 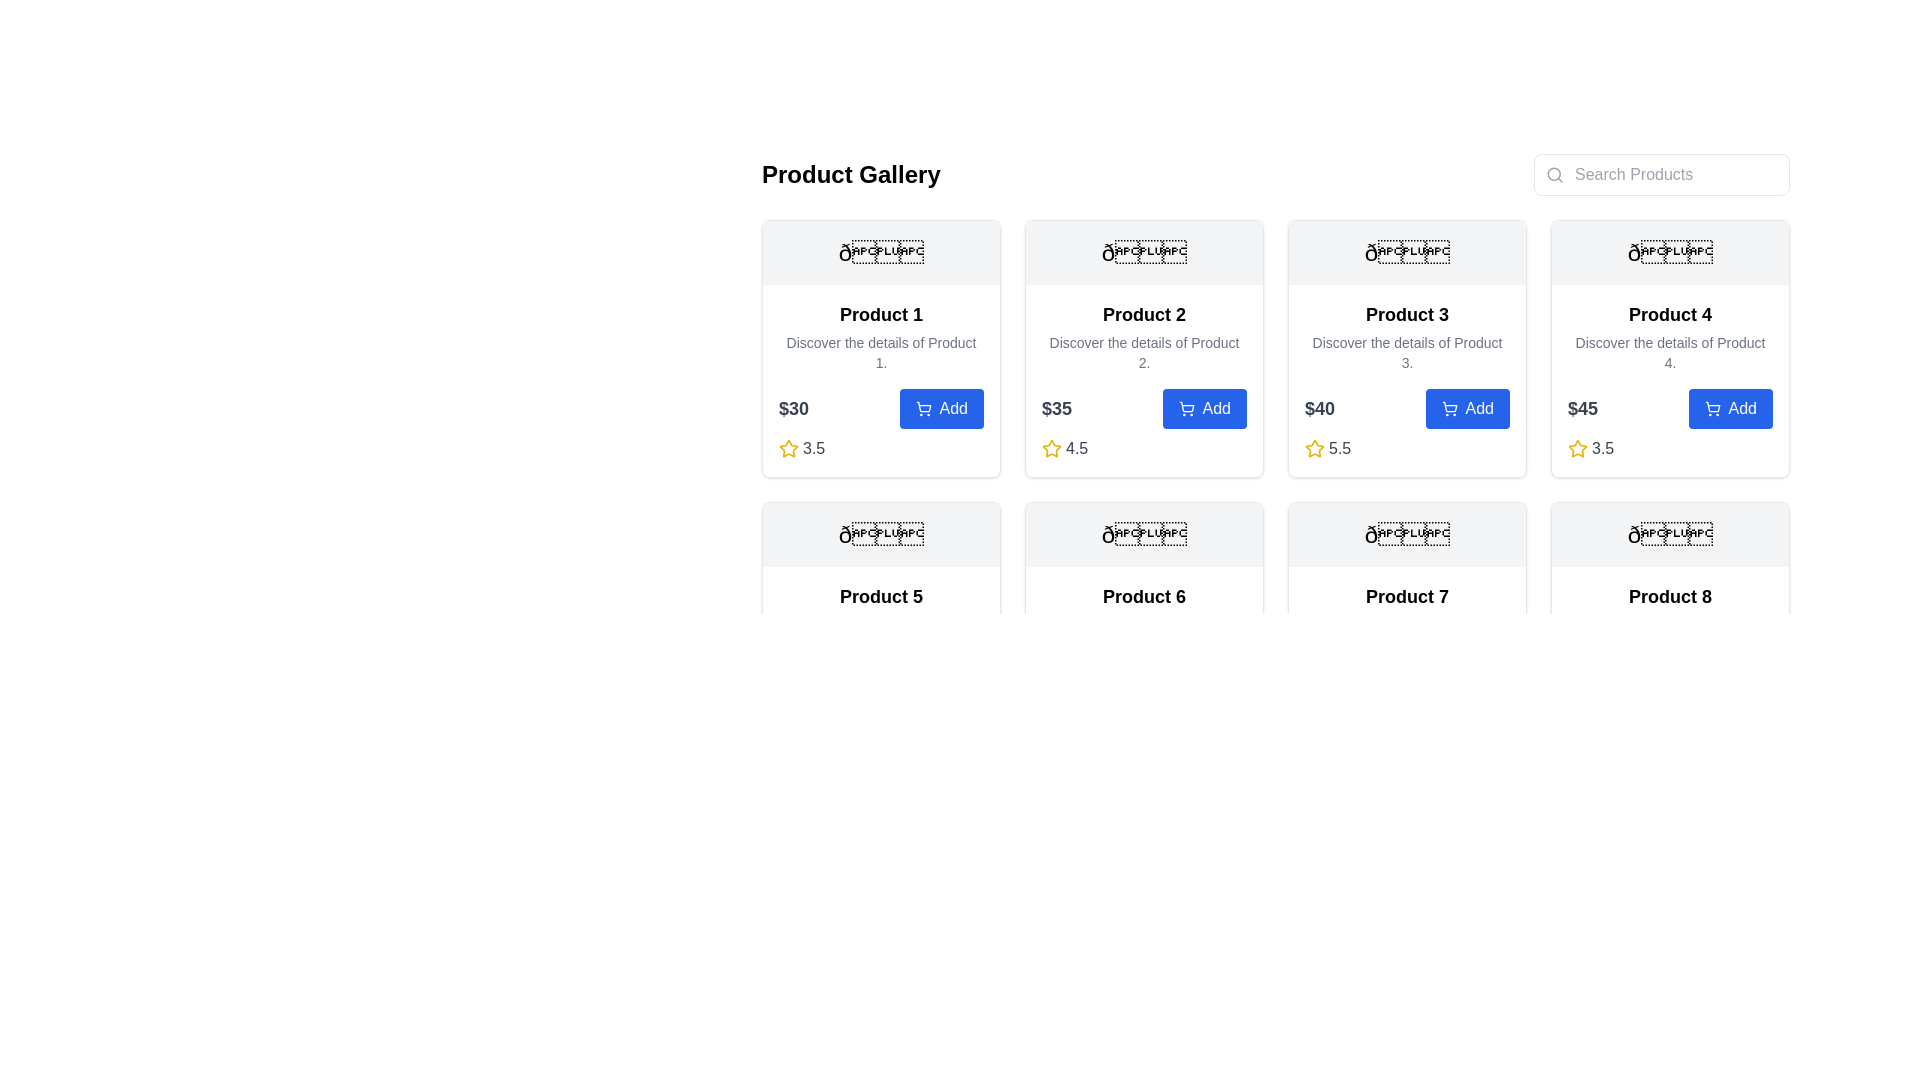 I want to click on the text label displaying 'Product 4', which is a prominent title in bold, located in the fourth product card of the product grid, so click(x=1670, y=315).